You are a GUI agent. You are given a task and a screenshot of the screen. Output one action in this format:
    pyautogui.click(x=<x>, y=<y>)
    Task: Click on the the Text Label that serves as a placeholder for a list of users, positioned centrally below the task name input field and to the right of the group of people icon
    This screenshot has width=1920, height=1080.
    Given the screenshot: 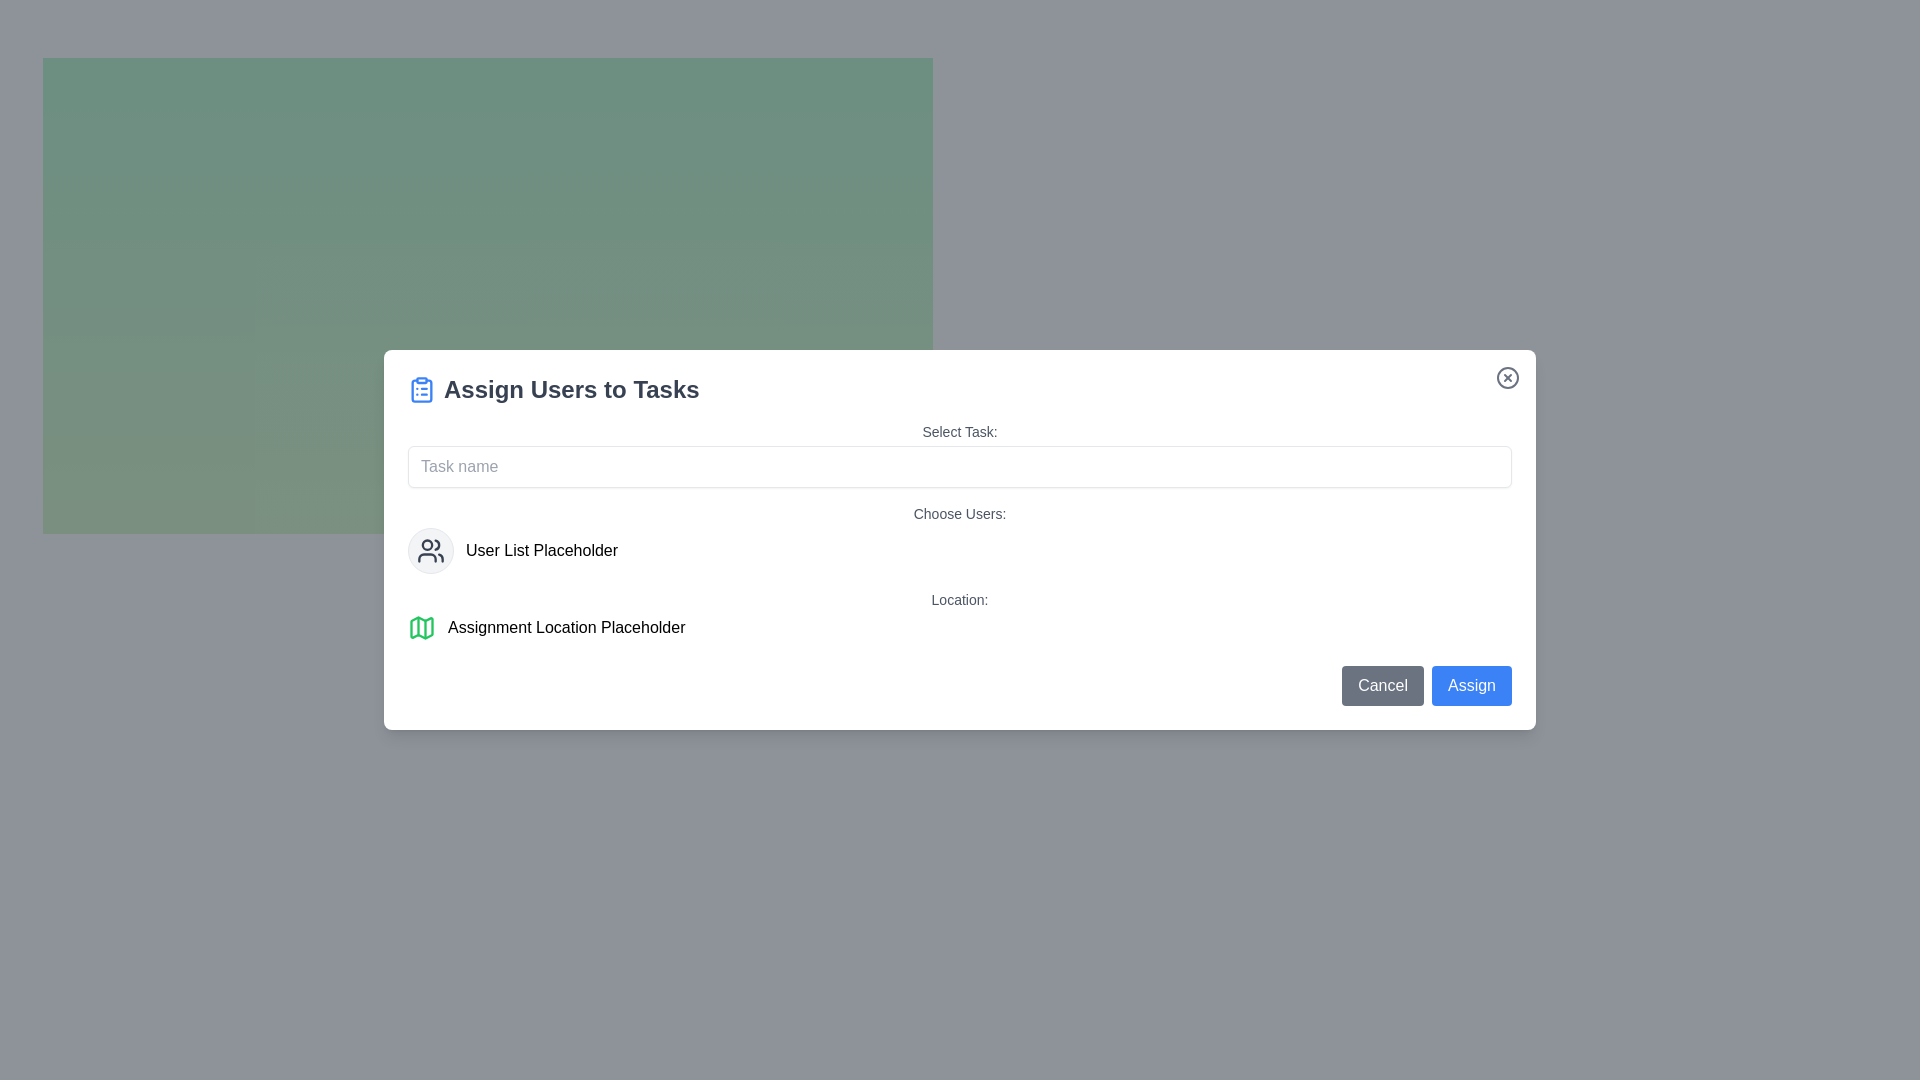 What is the action you would take?
    pyautogui.click(x=542, y=551)
    